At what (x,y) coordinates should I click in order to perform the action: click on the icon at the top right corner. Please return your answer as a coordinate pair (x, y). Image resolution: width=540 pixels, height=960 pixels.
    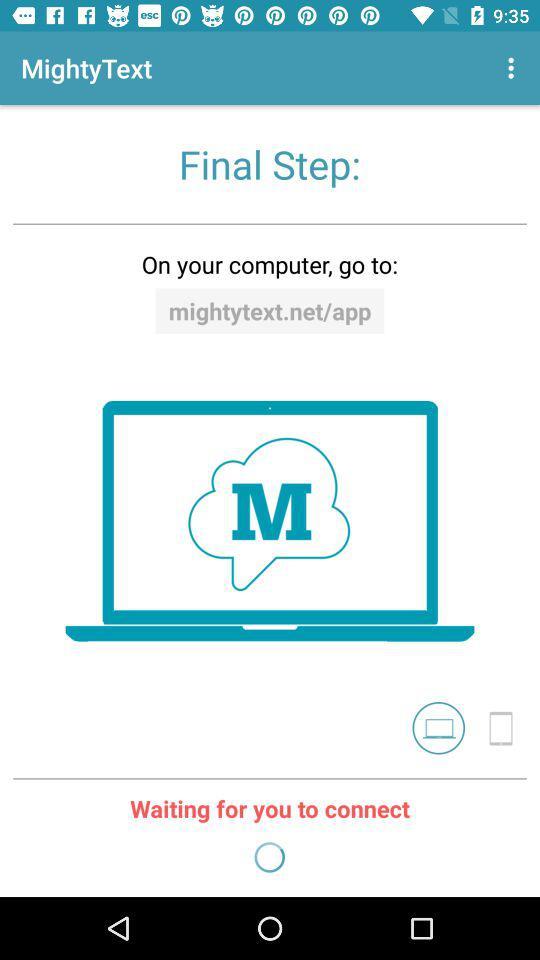
    Looking at the image, I should click on (513, 68).